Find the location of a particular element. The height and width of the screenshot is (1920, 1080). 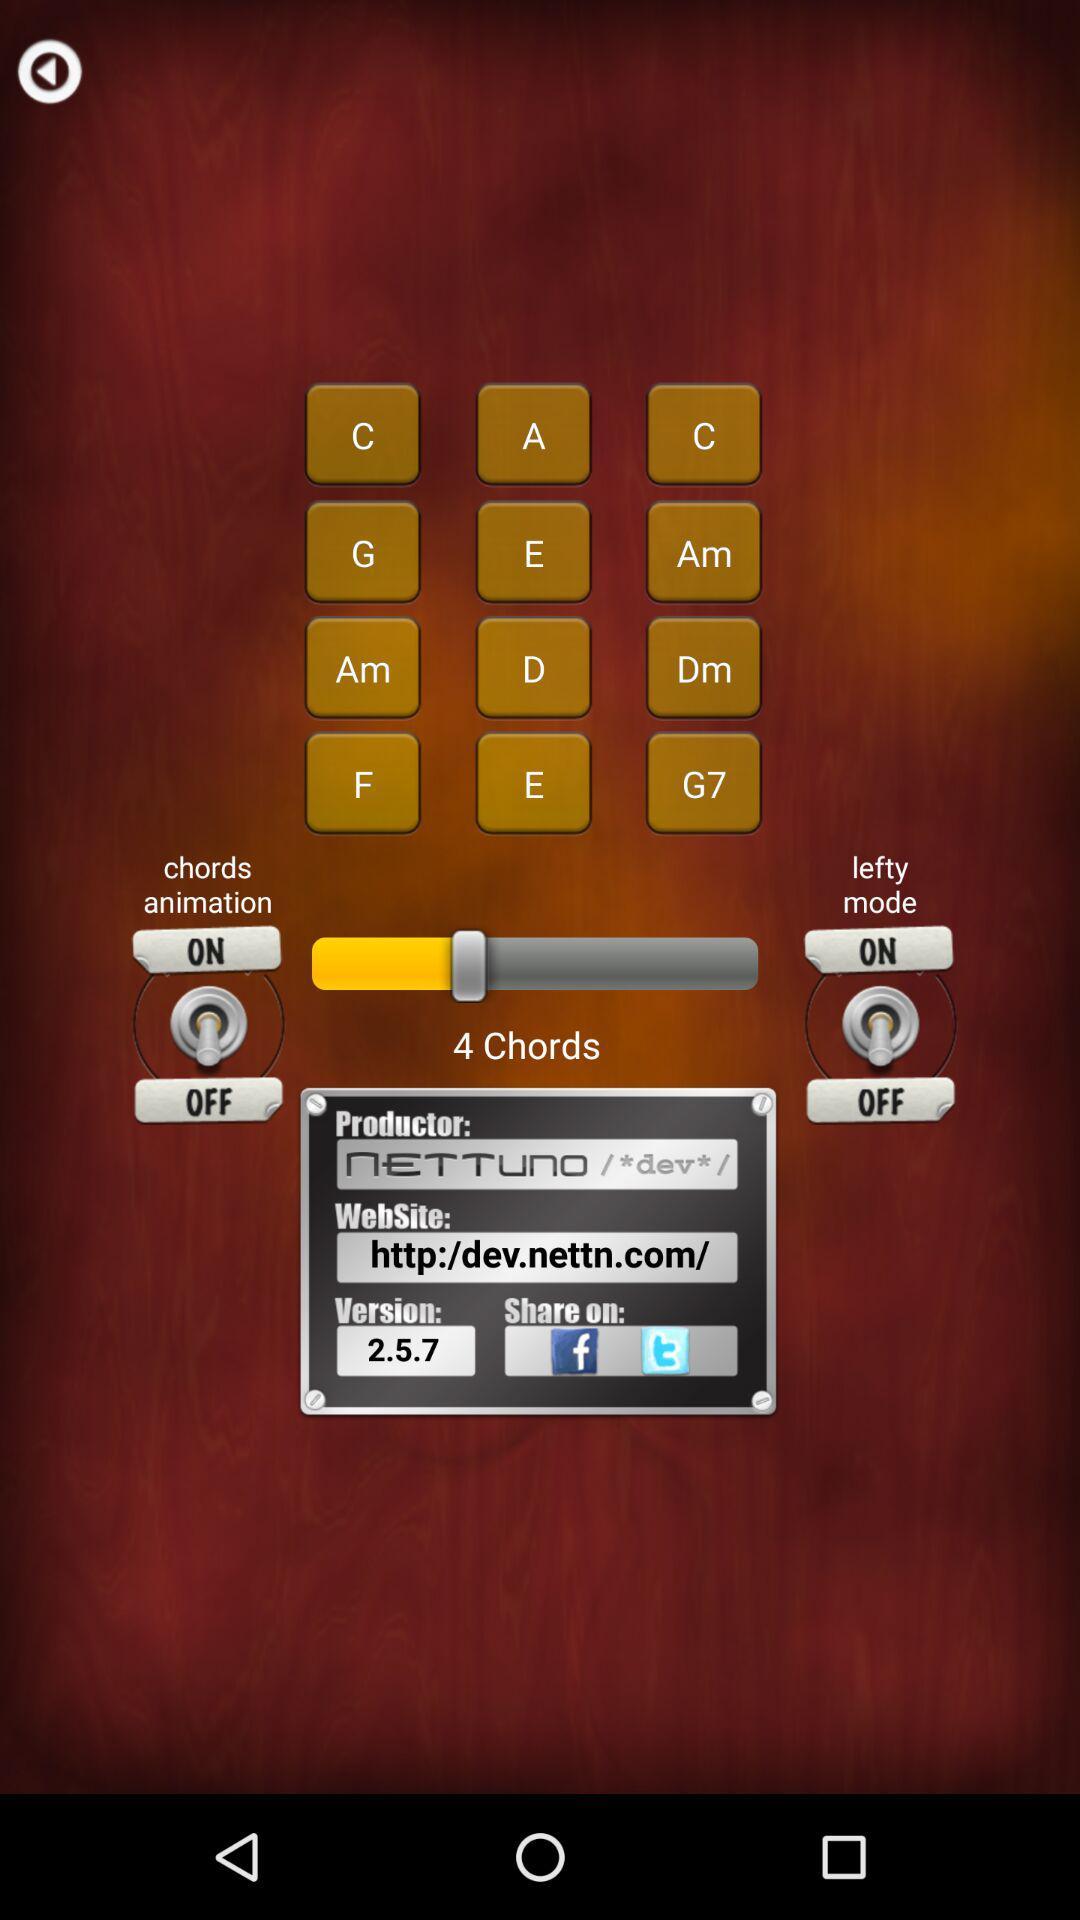

share on twitter is located at coordinates (696, 1394).